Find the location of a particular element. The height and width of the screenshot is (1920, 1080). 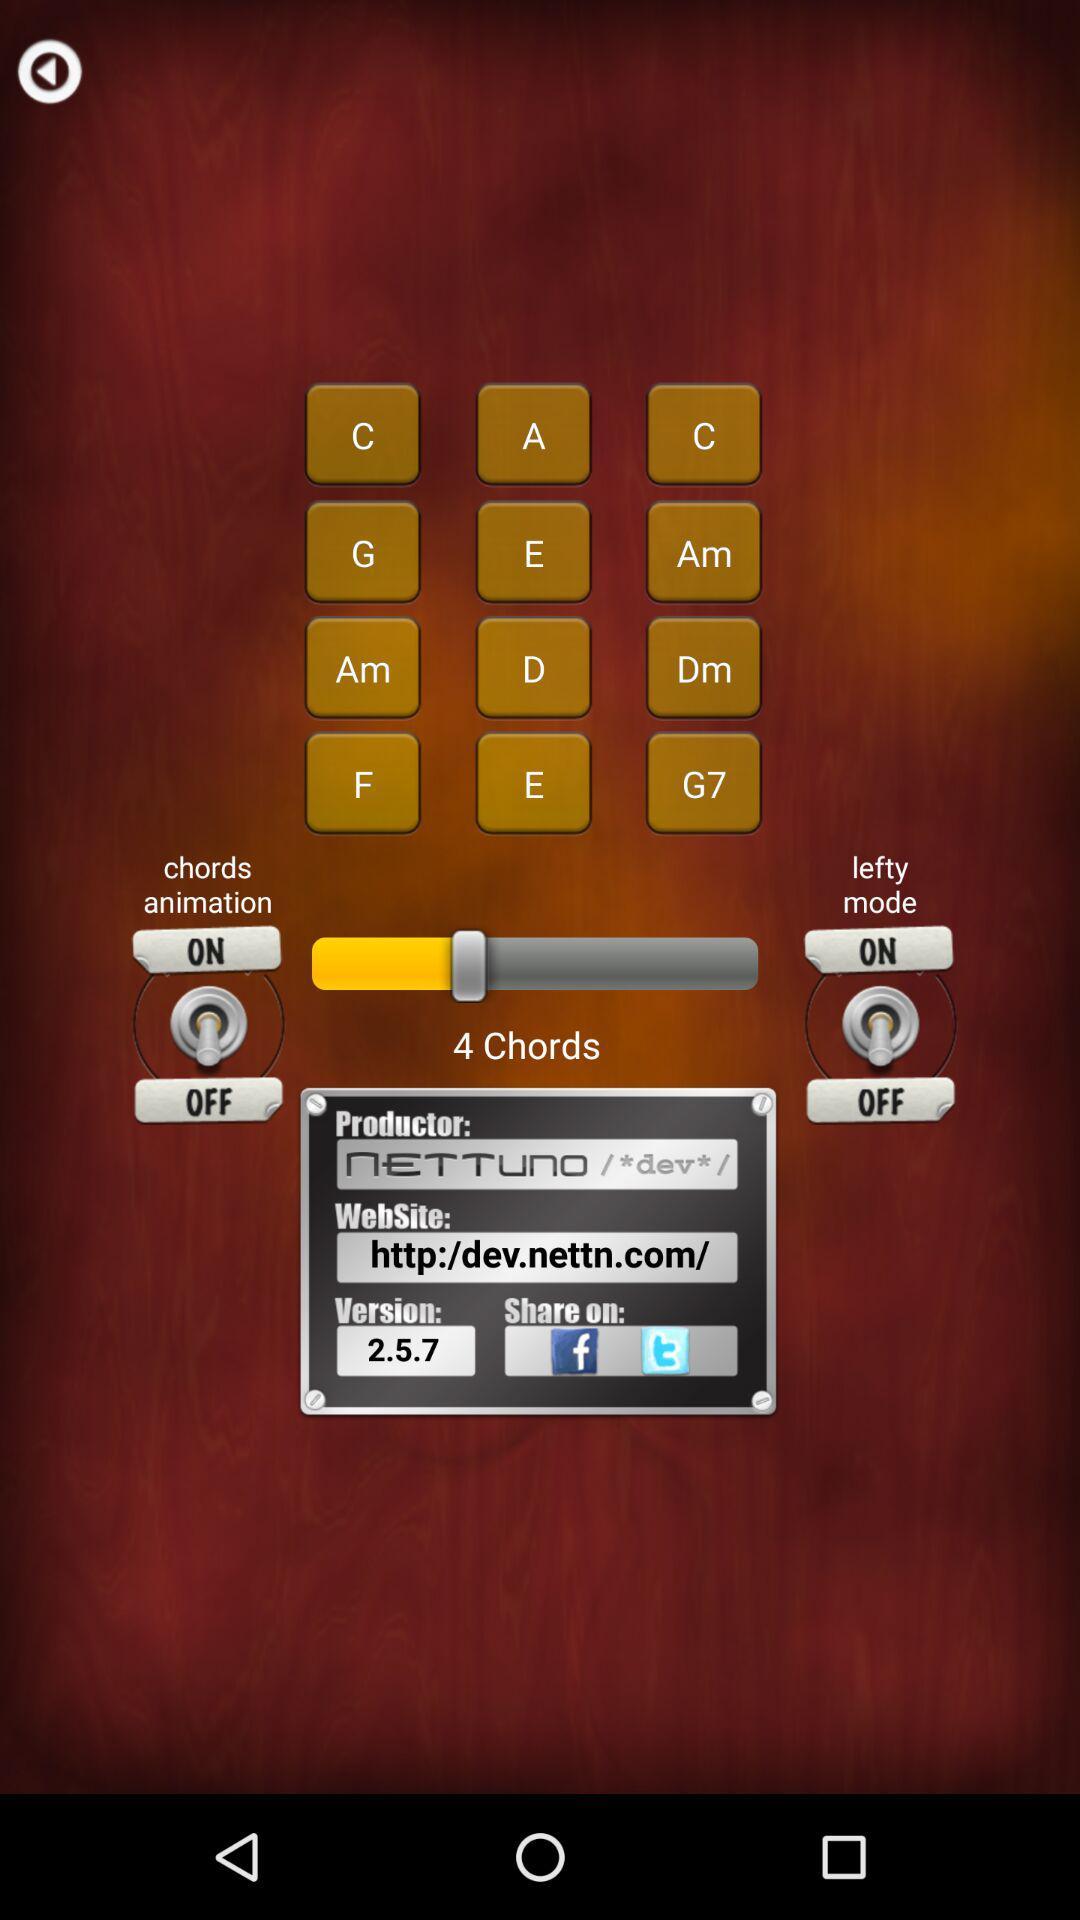

share on twitter is located at coordinates (696, 1394).